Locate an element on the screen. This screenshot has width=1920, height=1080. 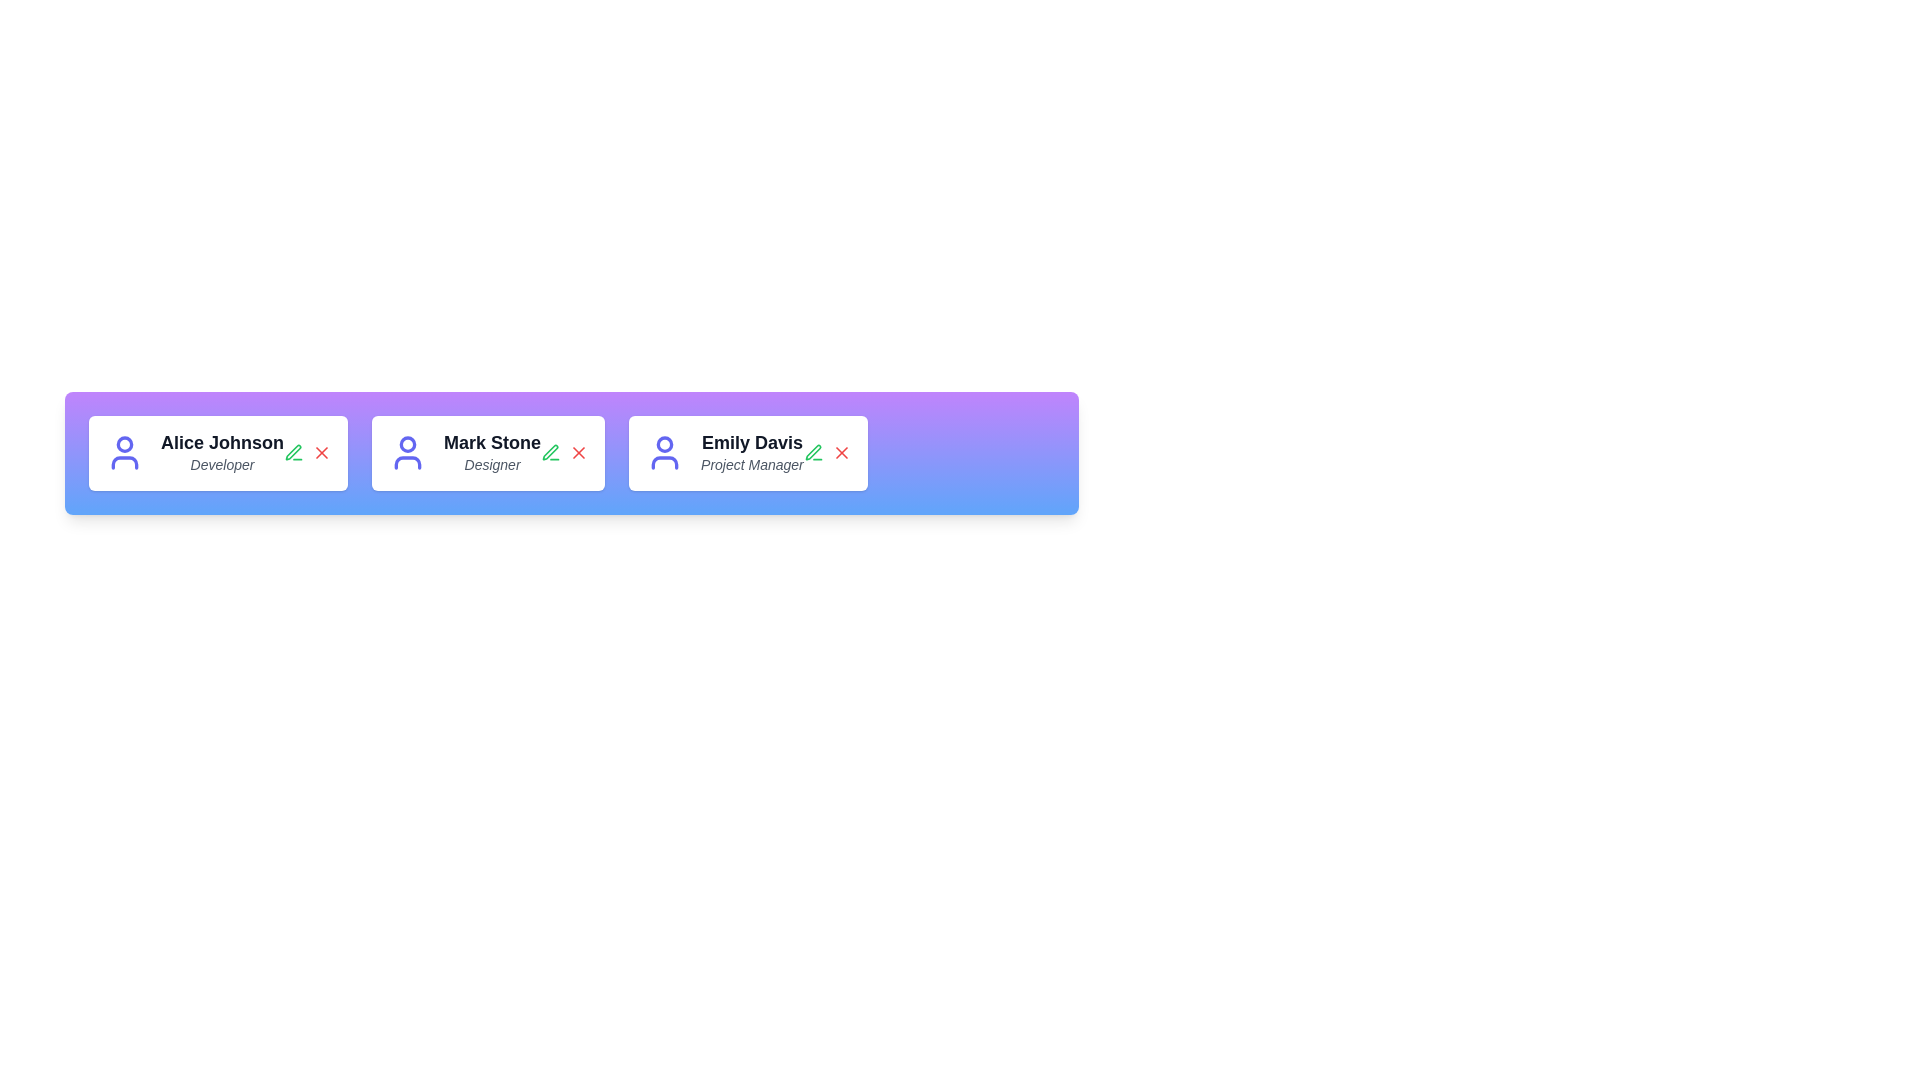
edit icon for the profile card of Mark Stone is located at coordinates (551, 453).